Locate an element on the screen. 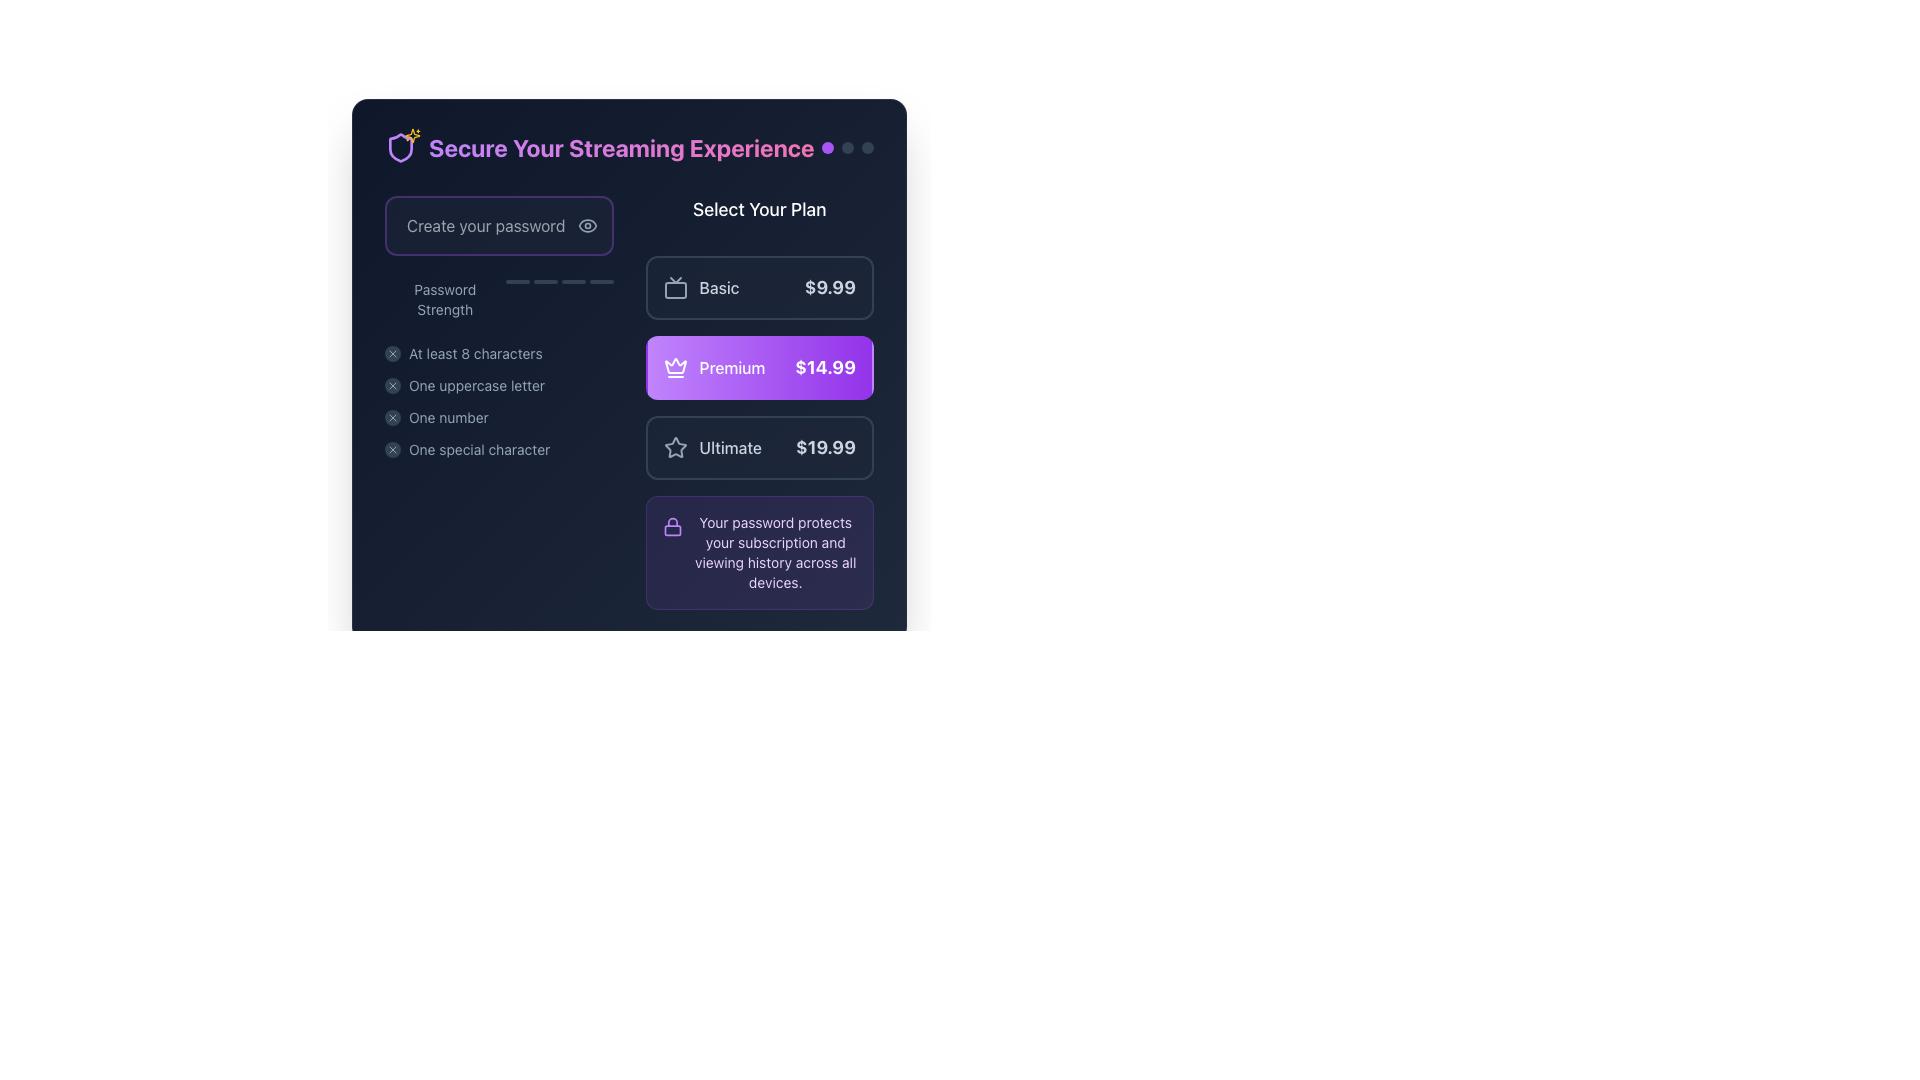 This screenshot has height=1080, width=1920. the 'Premium' plan label with an icon, which is positioned in the center of the 'Select Your Plan' section is located at coordinates (714, 367).